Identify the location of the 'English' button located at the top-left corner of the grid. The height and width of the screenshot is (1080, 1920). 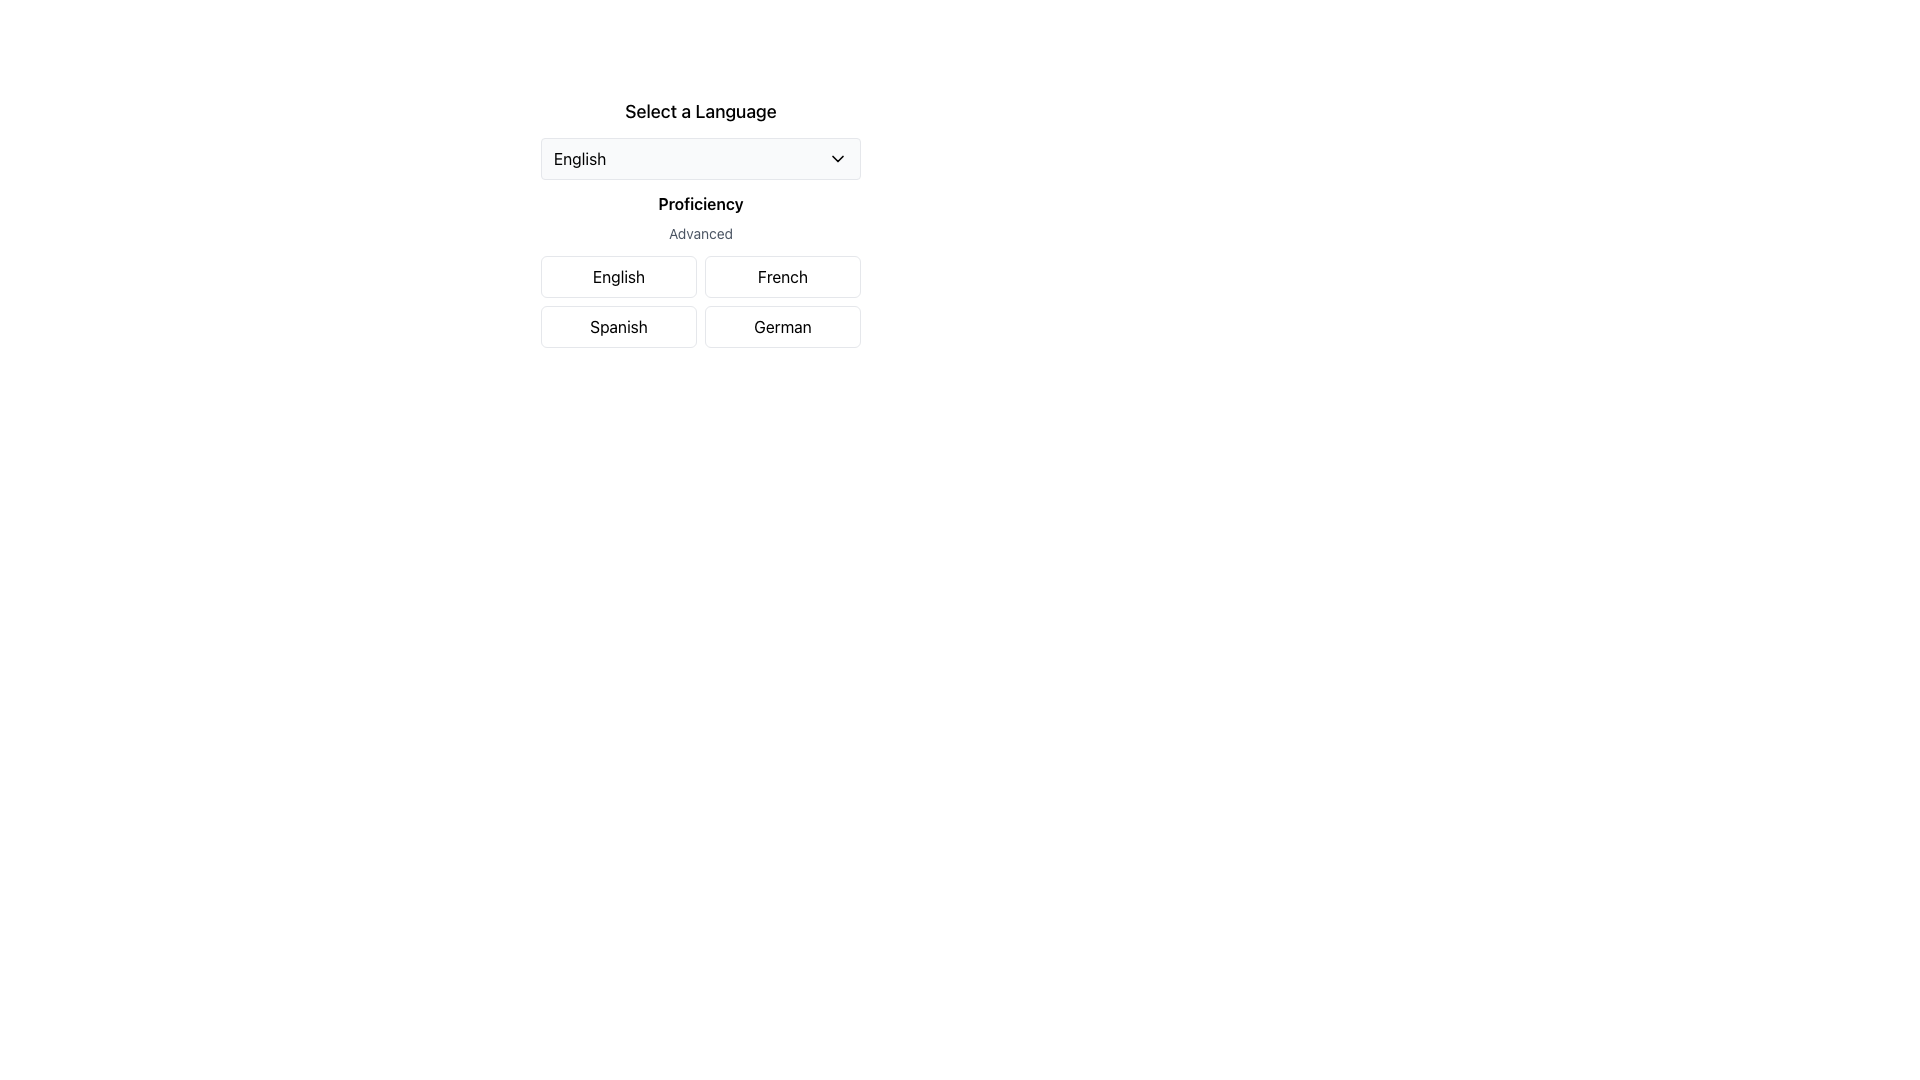
(618, 277).